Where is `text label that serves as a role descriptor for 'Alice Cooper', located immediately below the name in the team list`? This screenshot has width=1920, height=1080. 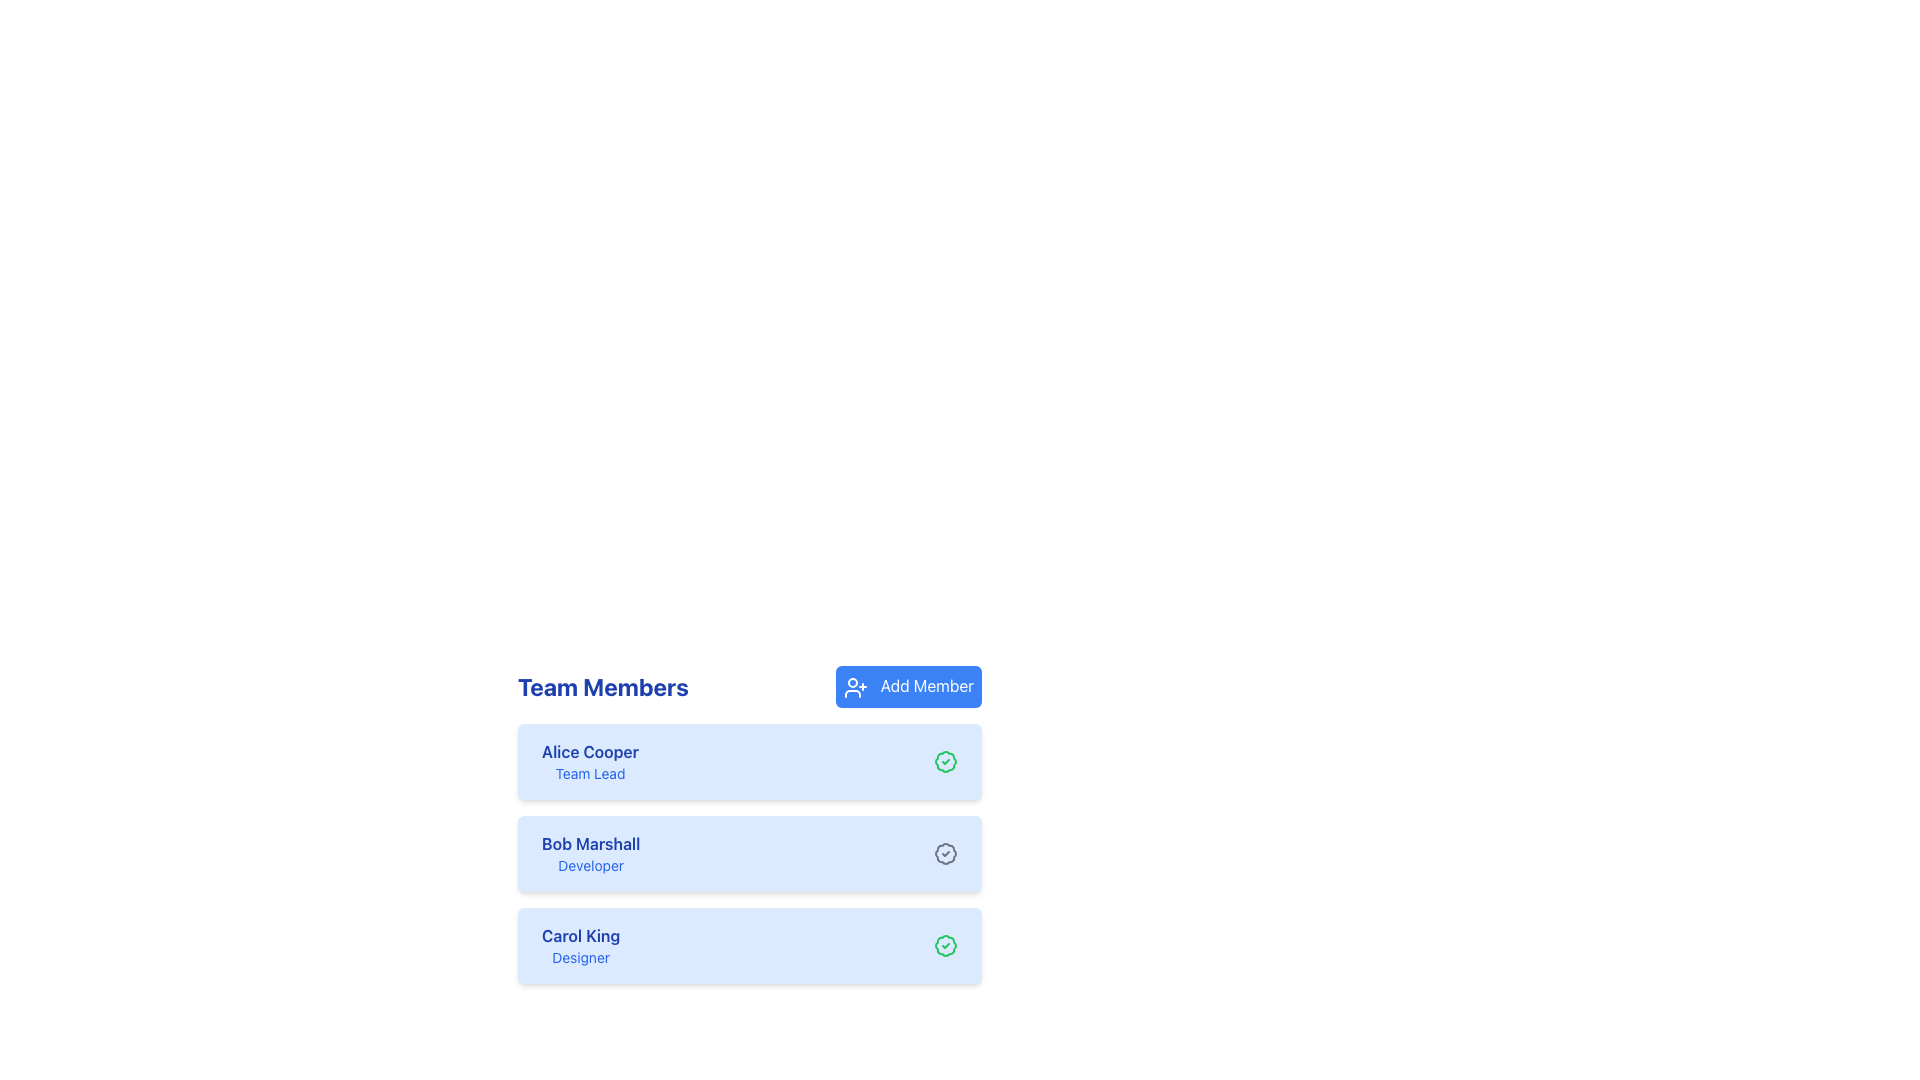 text label that serves as a role descriptor for 'Alice Cooper', located immediately below the name in the team list is located at coordinates (589, 772).